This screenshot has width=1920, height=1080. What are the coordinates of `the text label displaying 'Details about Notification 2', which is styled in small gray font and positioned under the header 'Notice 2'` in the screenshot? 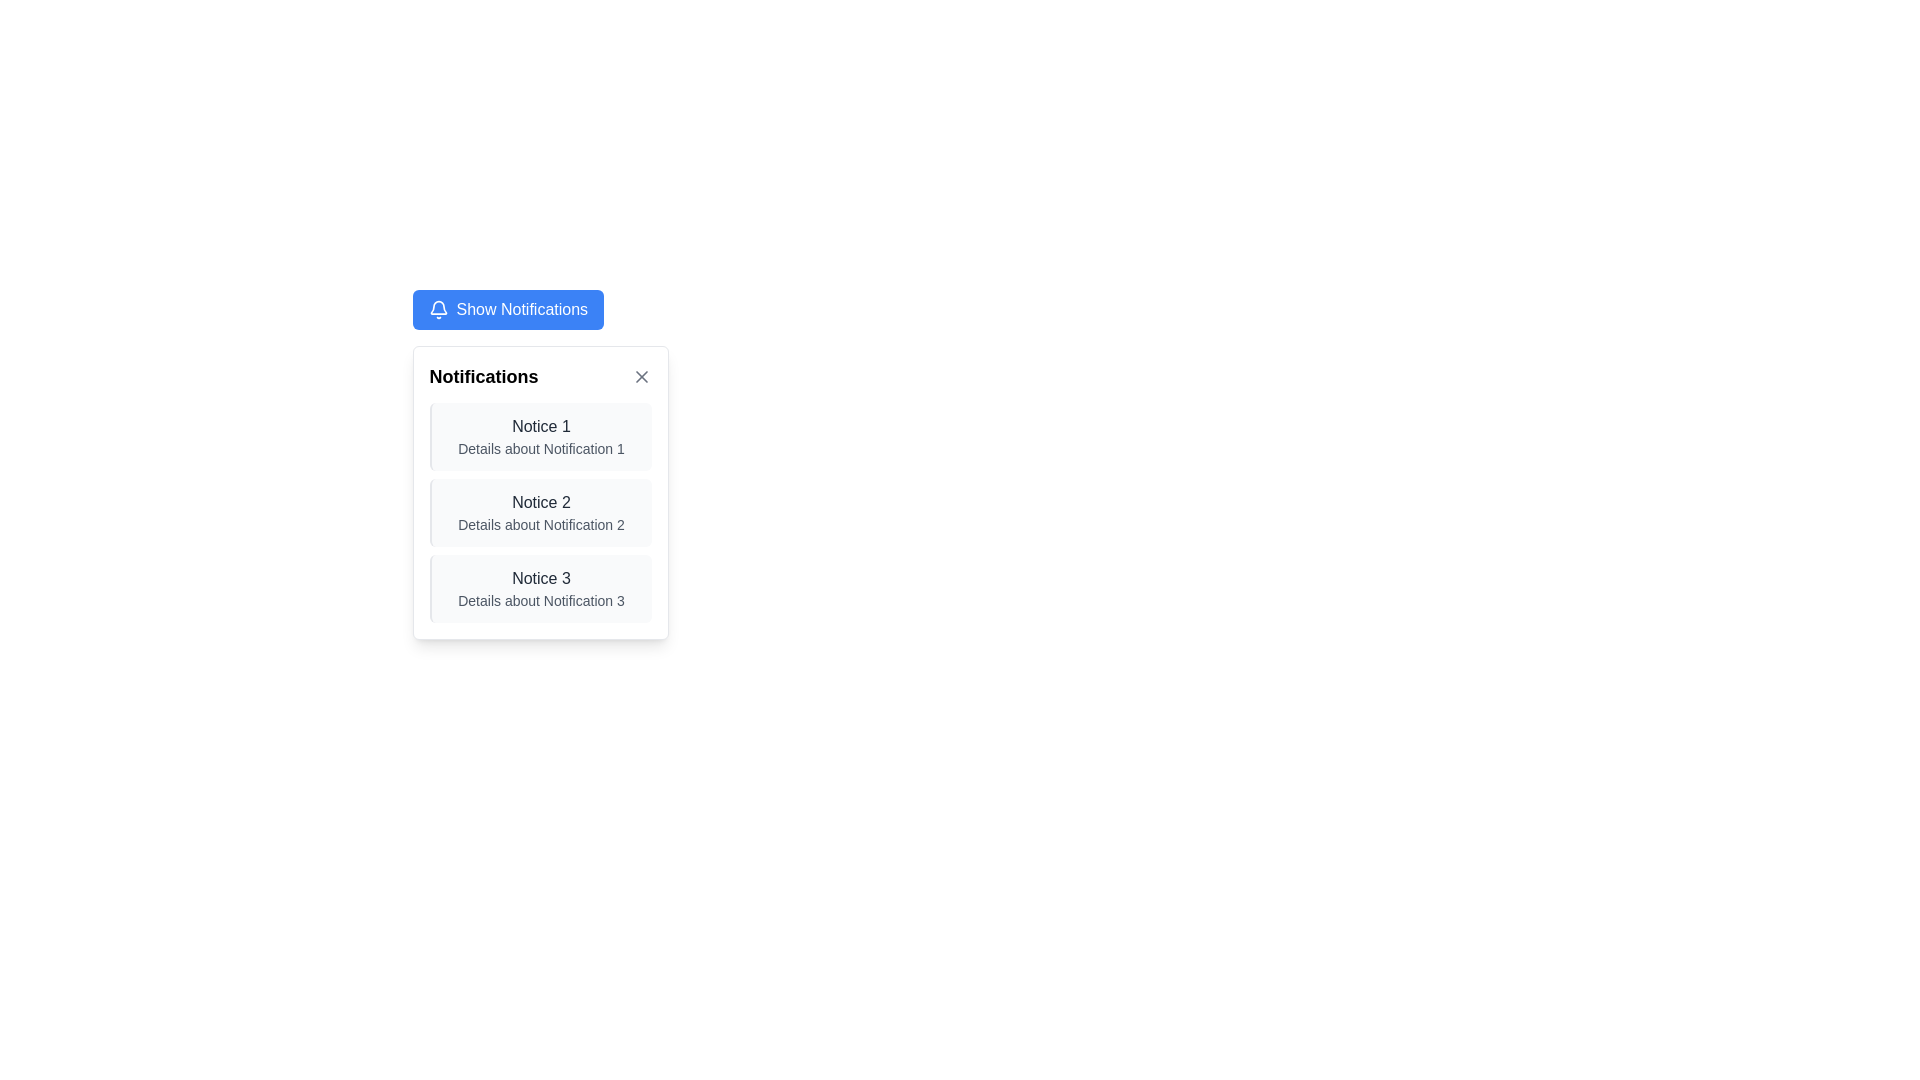 It's located at (541, 523).